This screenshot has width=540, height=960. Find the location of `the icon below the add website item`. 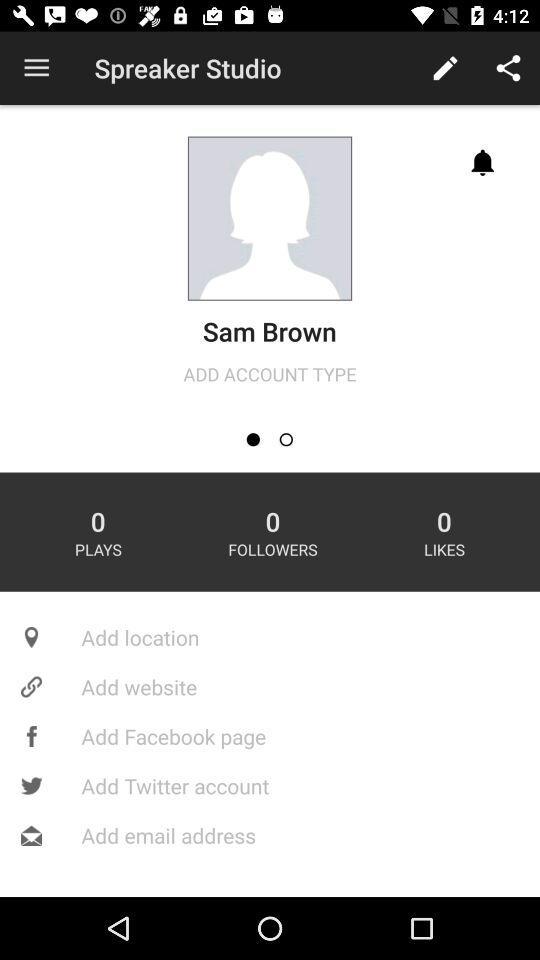

the icon below the add website item is located at coordinates (270, 735).